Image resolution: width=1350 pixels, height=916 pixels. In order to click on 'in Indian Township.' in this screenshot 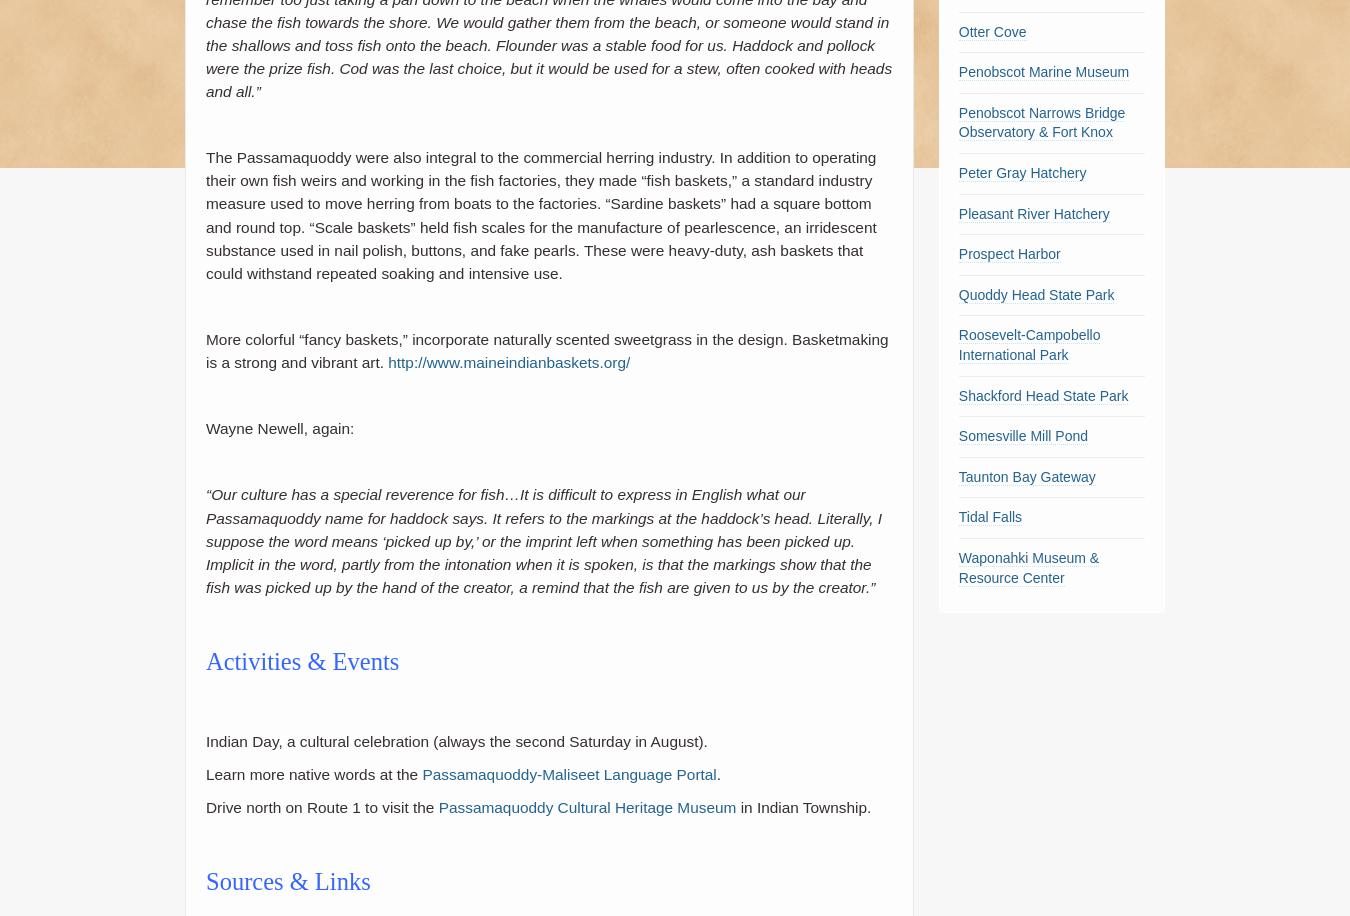, I will do `click(735, 807)`.